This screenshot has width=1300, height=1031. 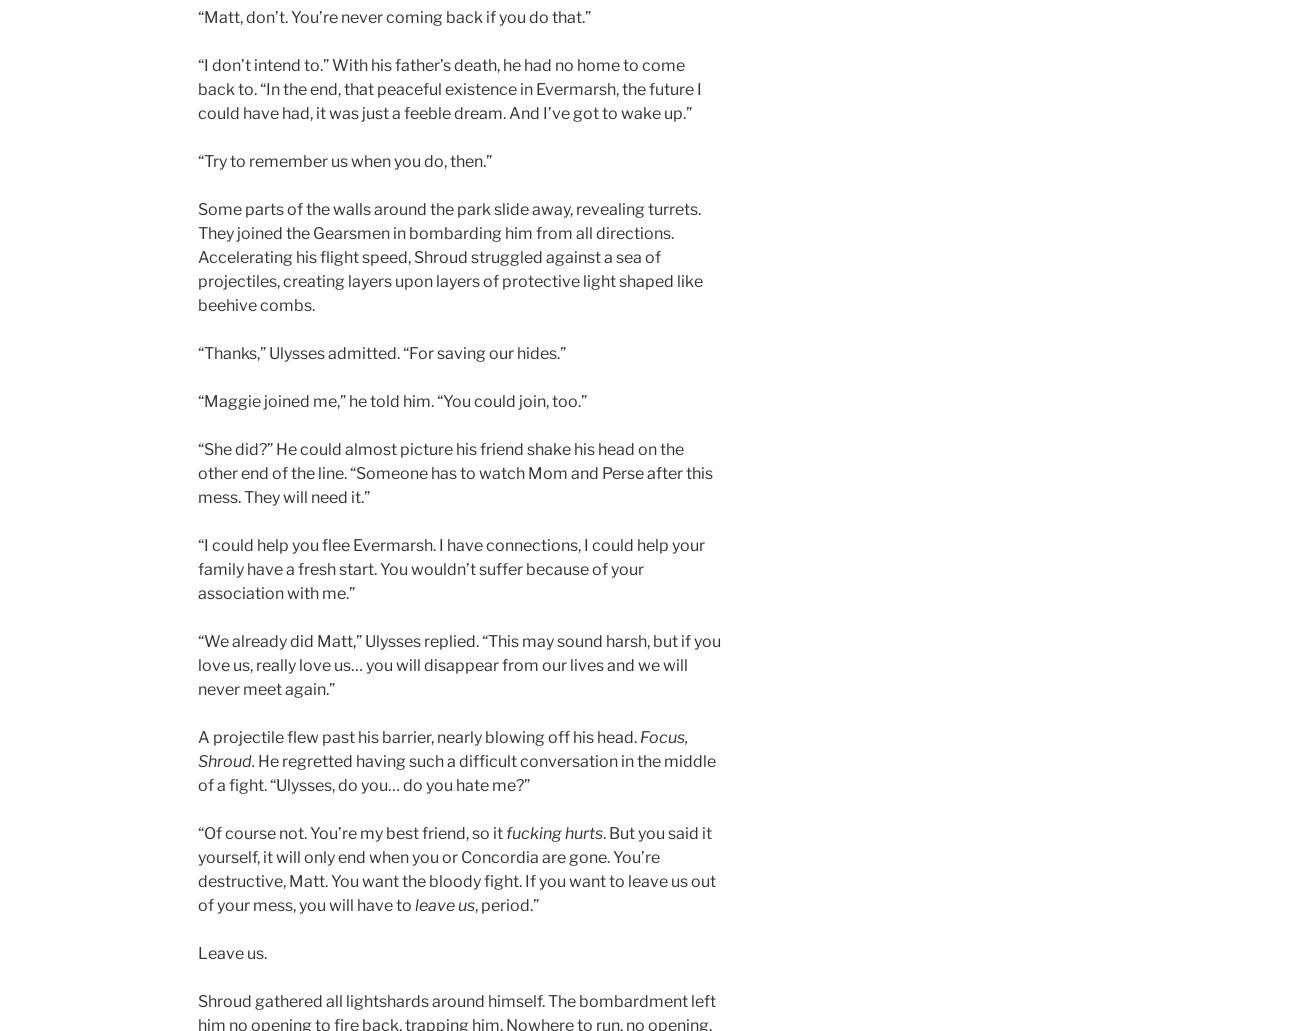 What do you see at coordinates (197, 352) in the screenshot?
I see `'“Thanks,” Ulysses admitted. “For saving our hides.”'` at bounding box center [197, 352].